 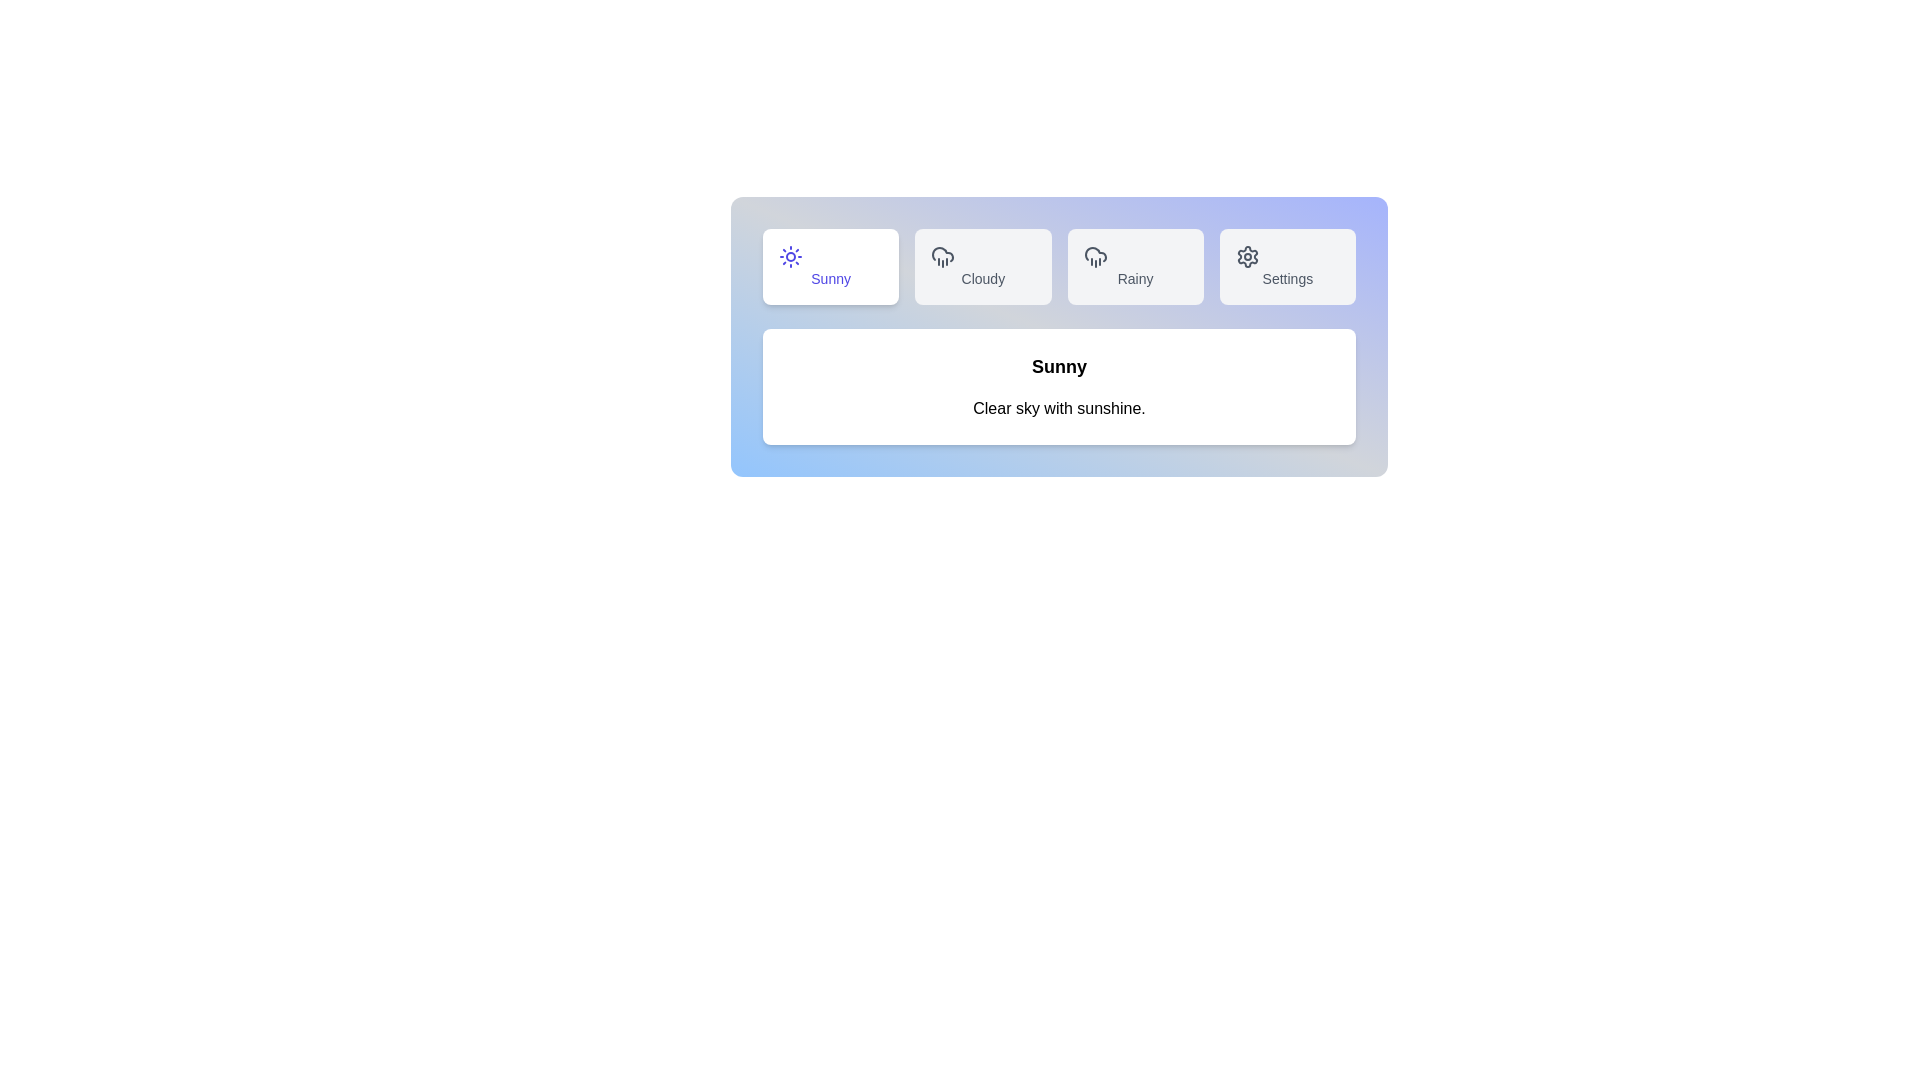 I want to click on the Sunny tab, so click(x=831, y=265).